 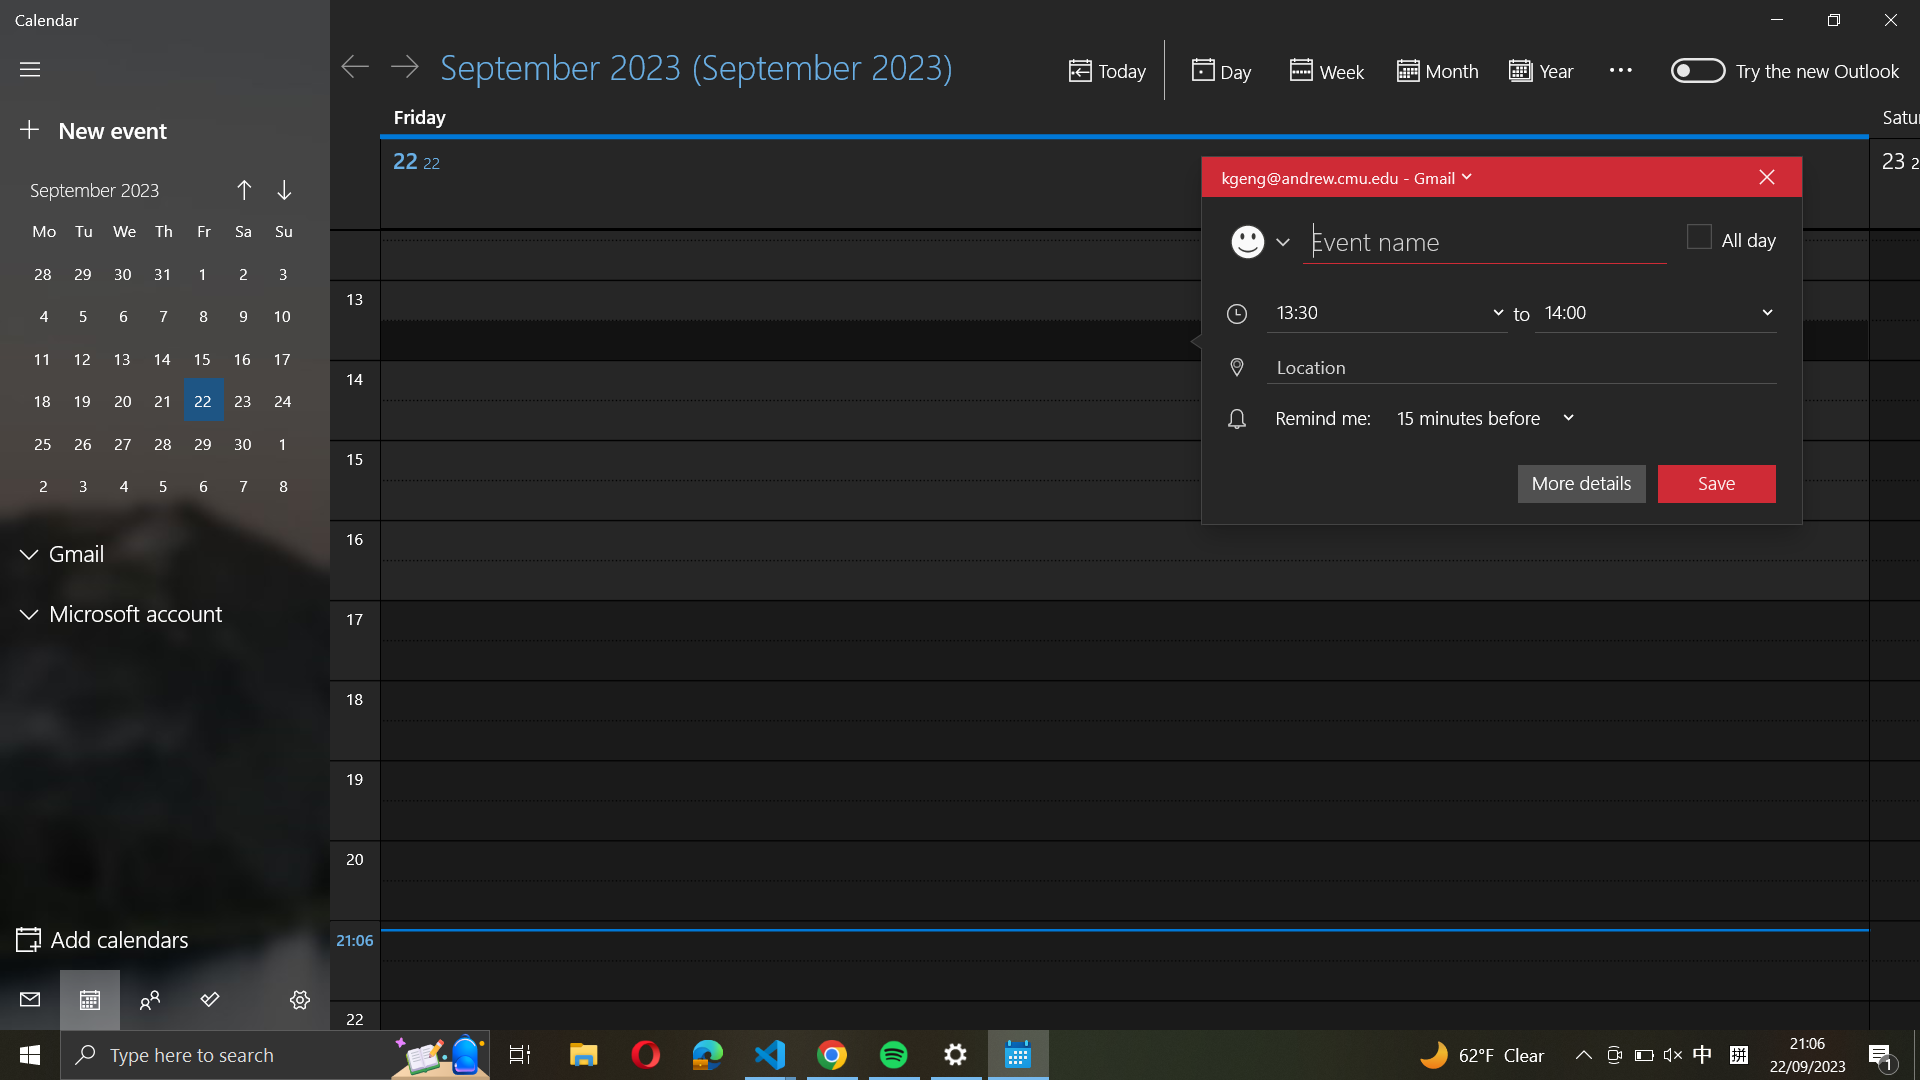 I want to click on Abort the existing event, so click(x=1766, y=175).